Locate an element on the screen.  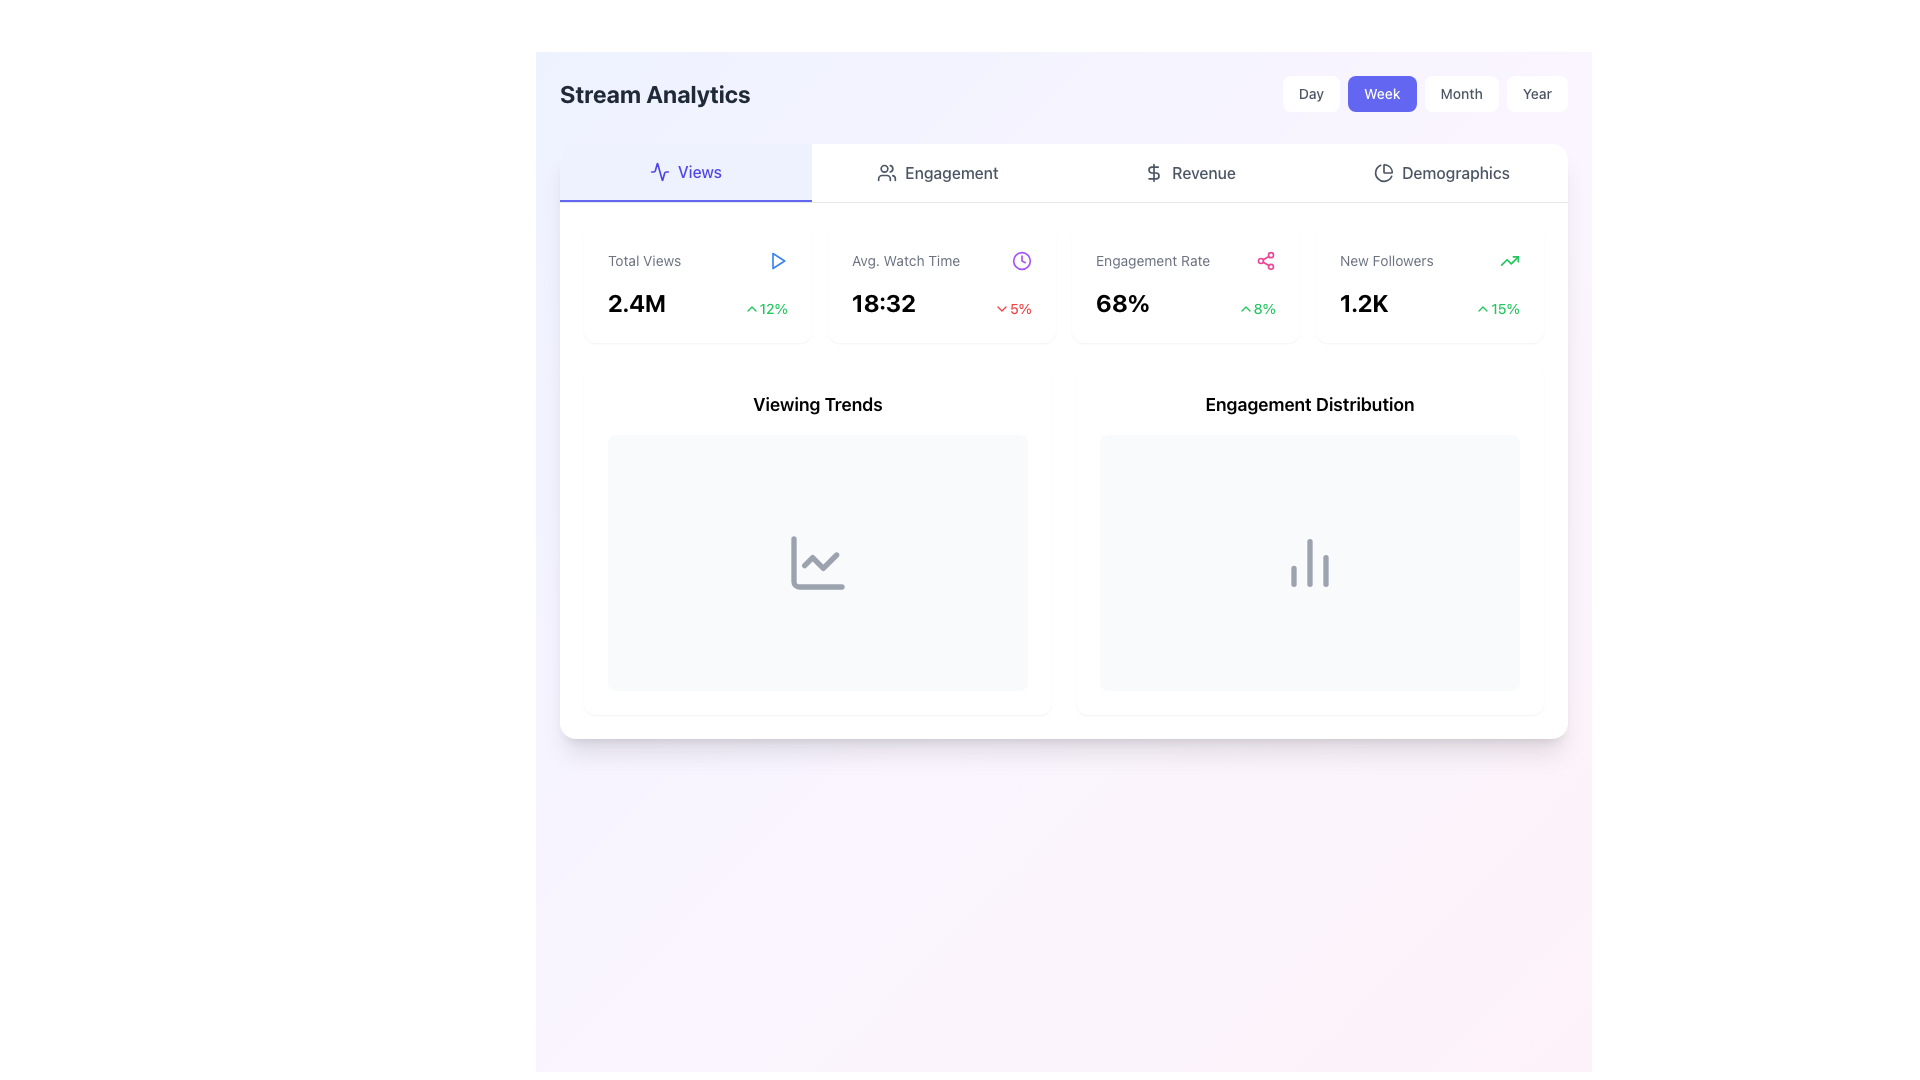
the decorative text element displaying a percentage increase of 12% in green color, located within the 'Total Views' card, to the right of the '2.4M' text is located at coordinates (764, 308).